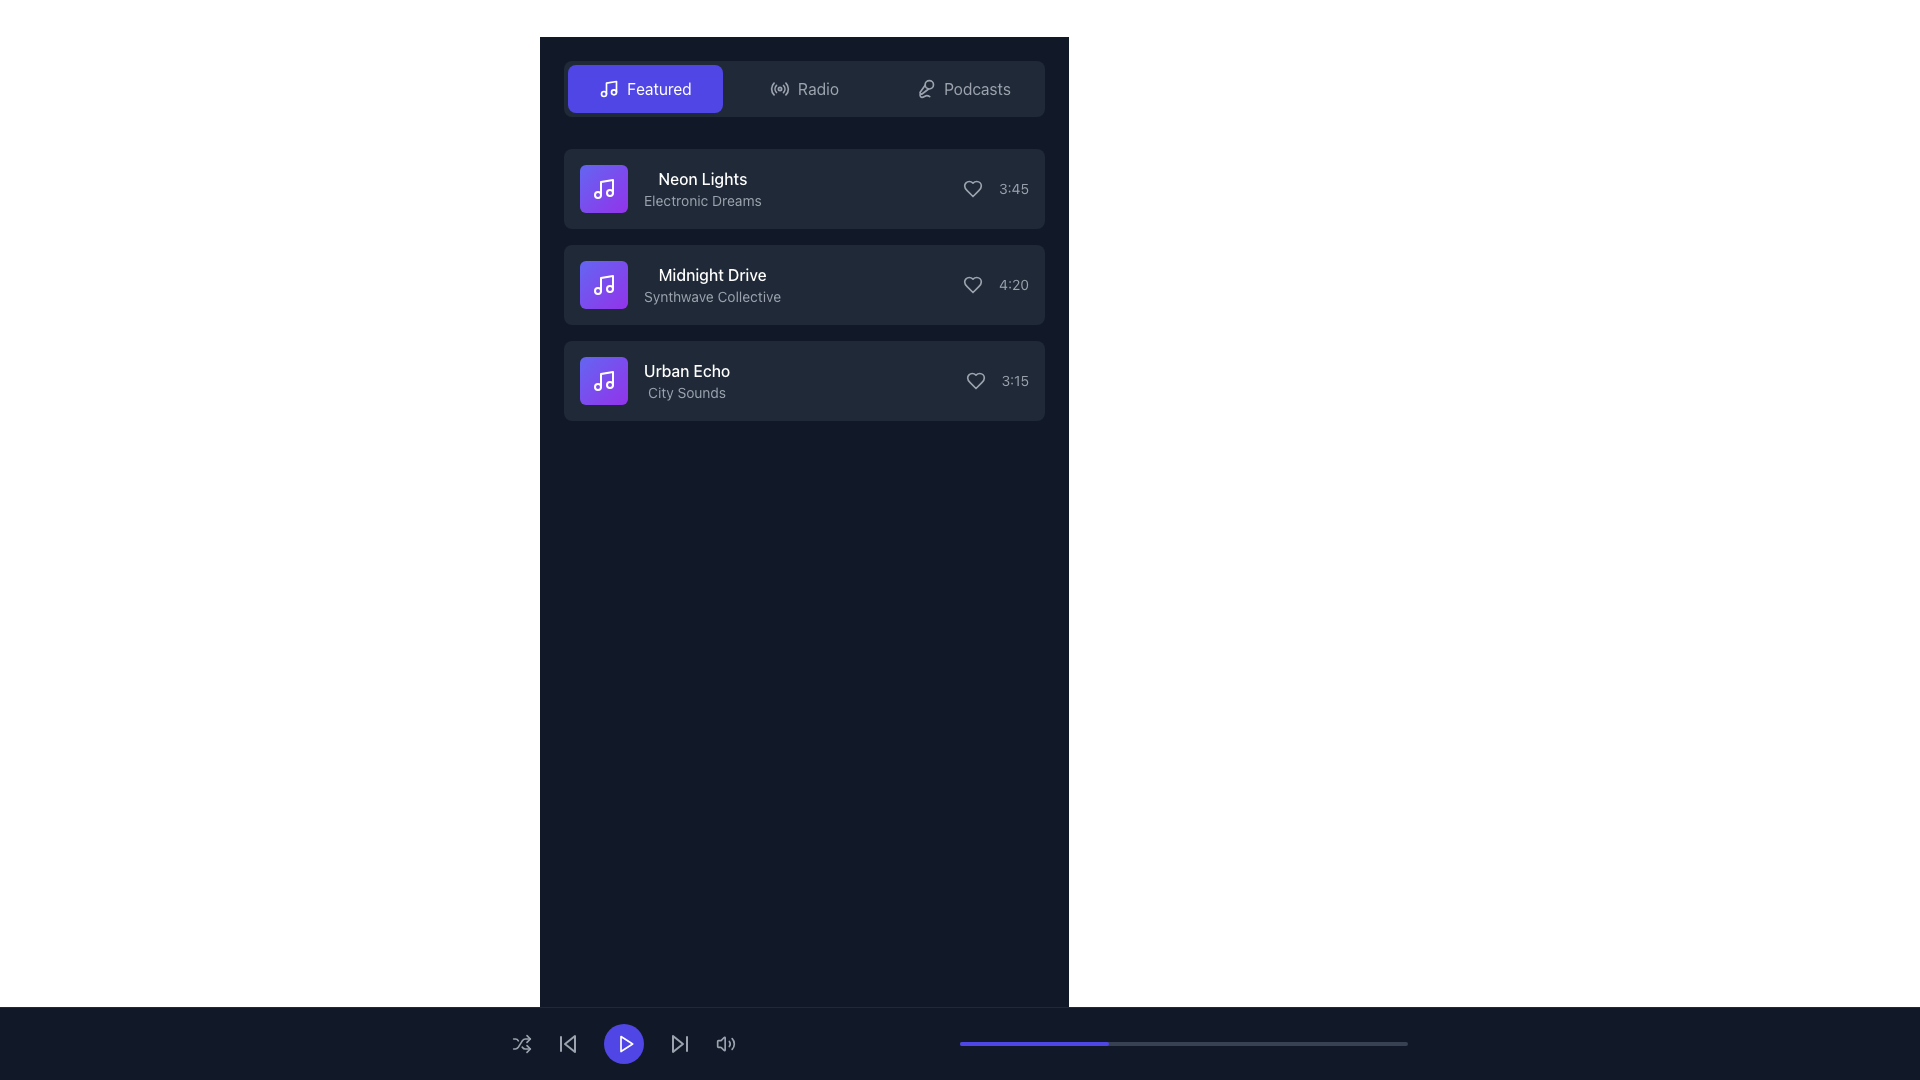  Describe the element at coordinates (963, 87) in the screenshot. I see `the 'Podcasts' button, which is a rectangular button with rounded corners featuring a microphone icon and gray text` at that location.